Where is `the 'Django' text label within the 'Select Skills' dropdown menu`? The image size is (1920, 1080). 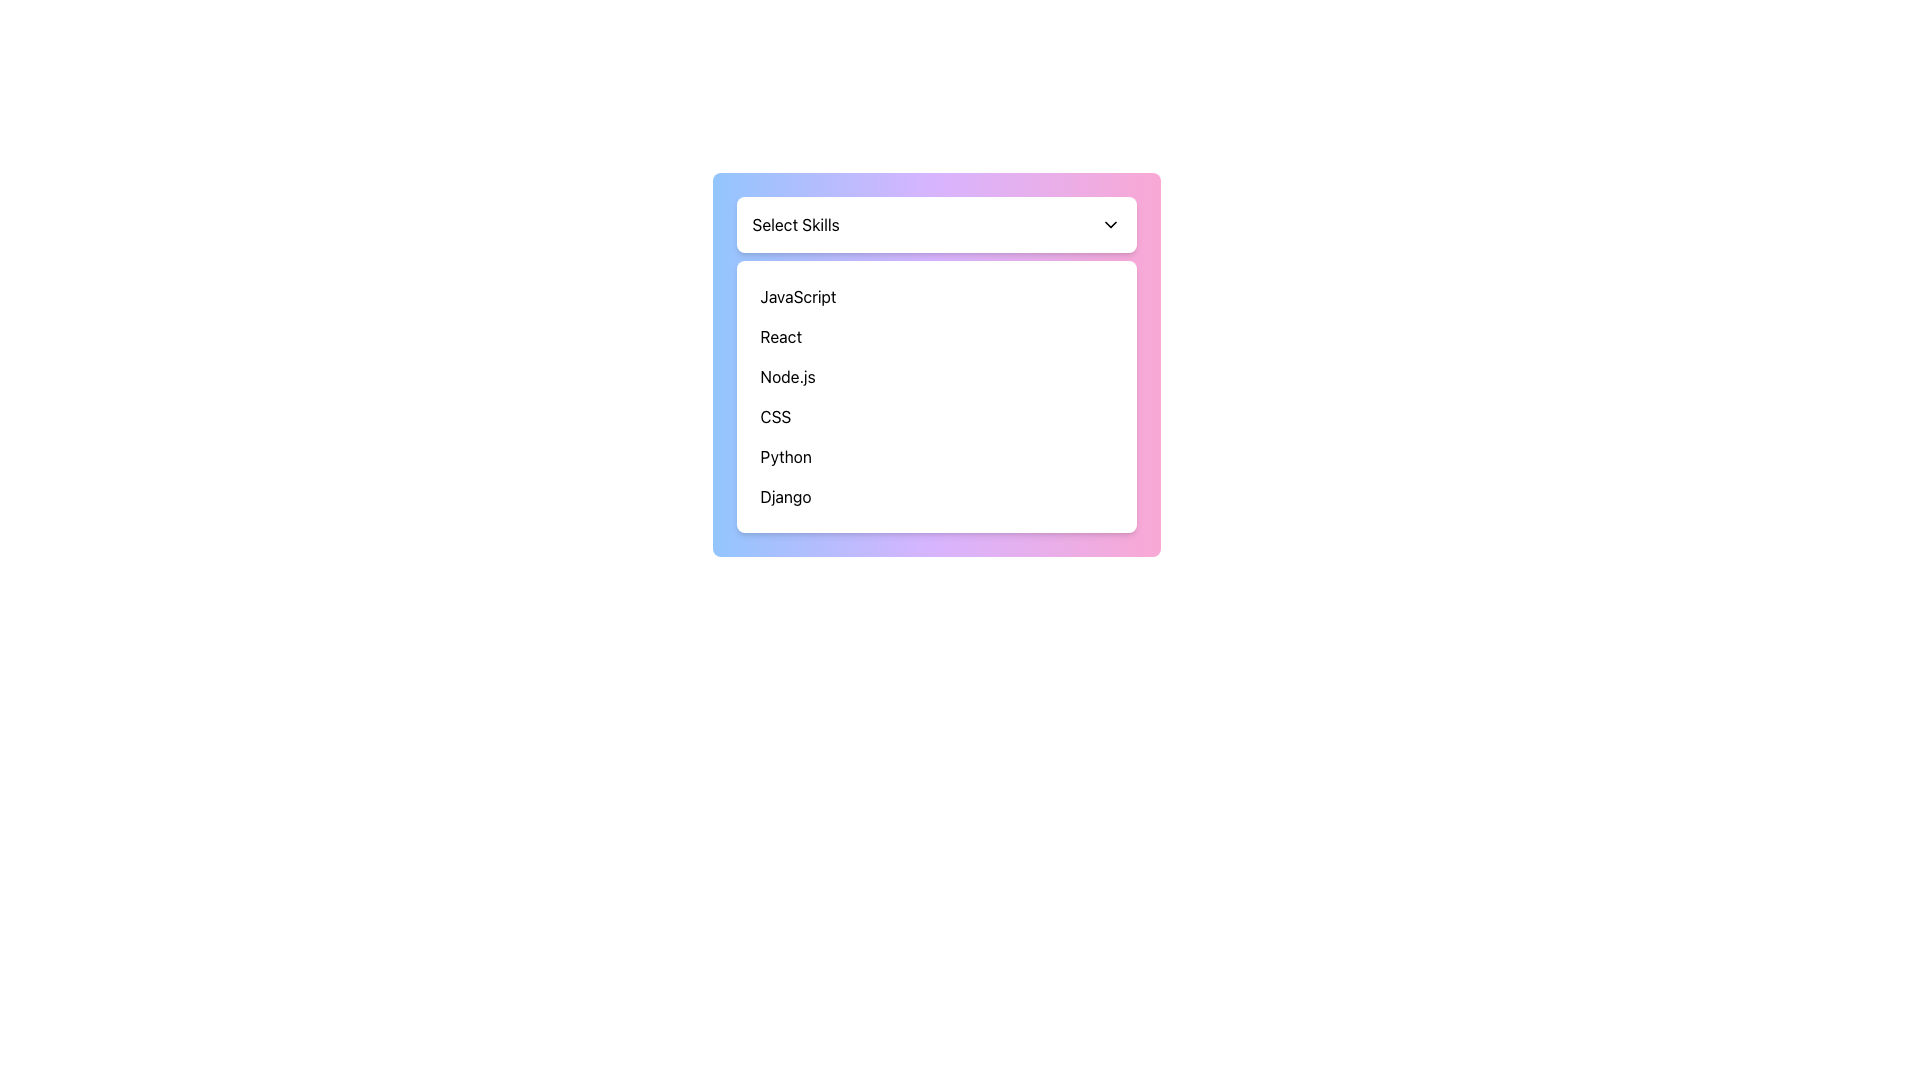 the 'Django' text label within the 'Select Skills' dropdown menu is located at coordinates (785, 496).